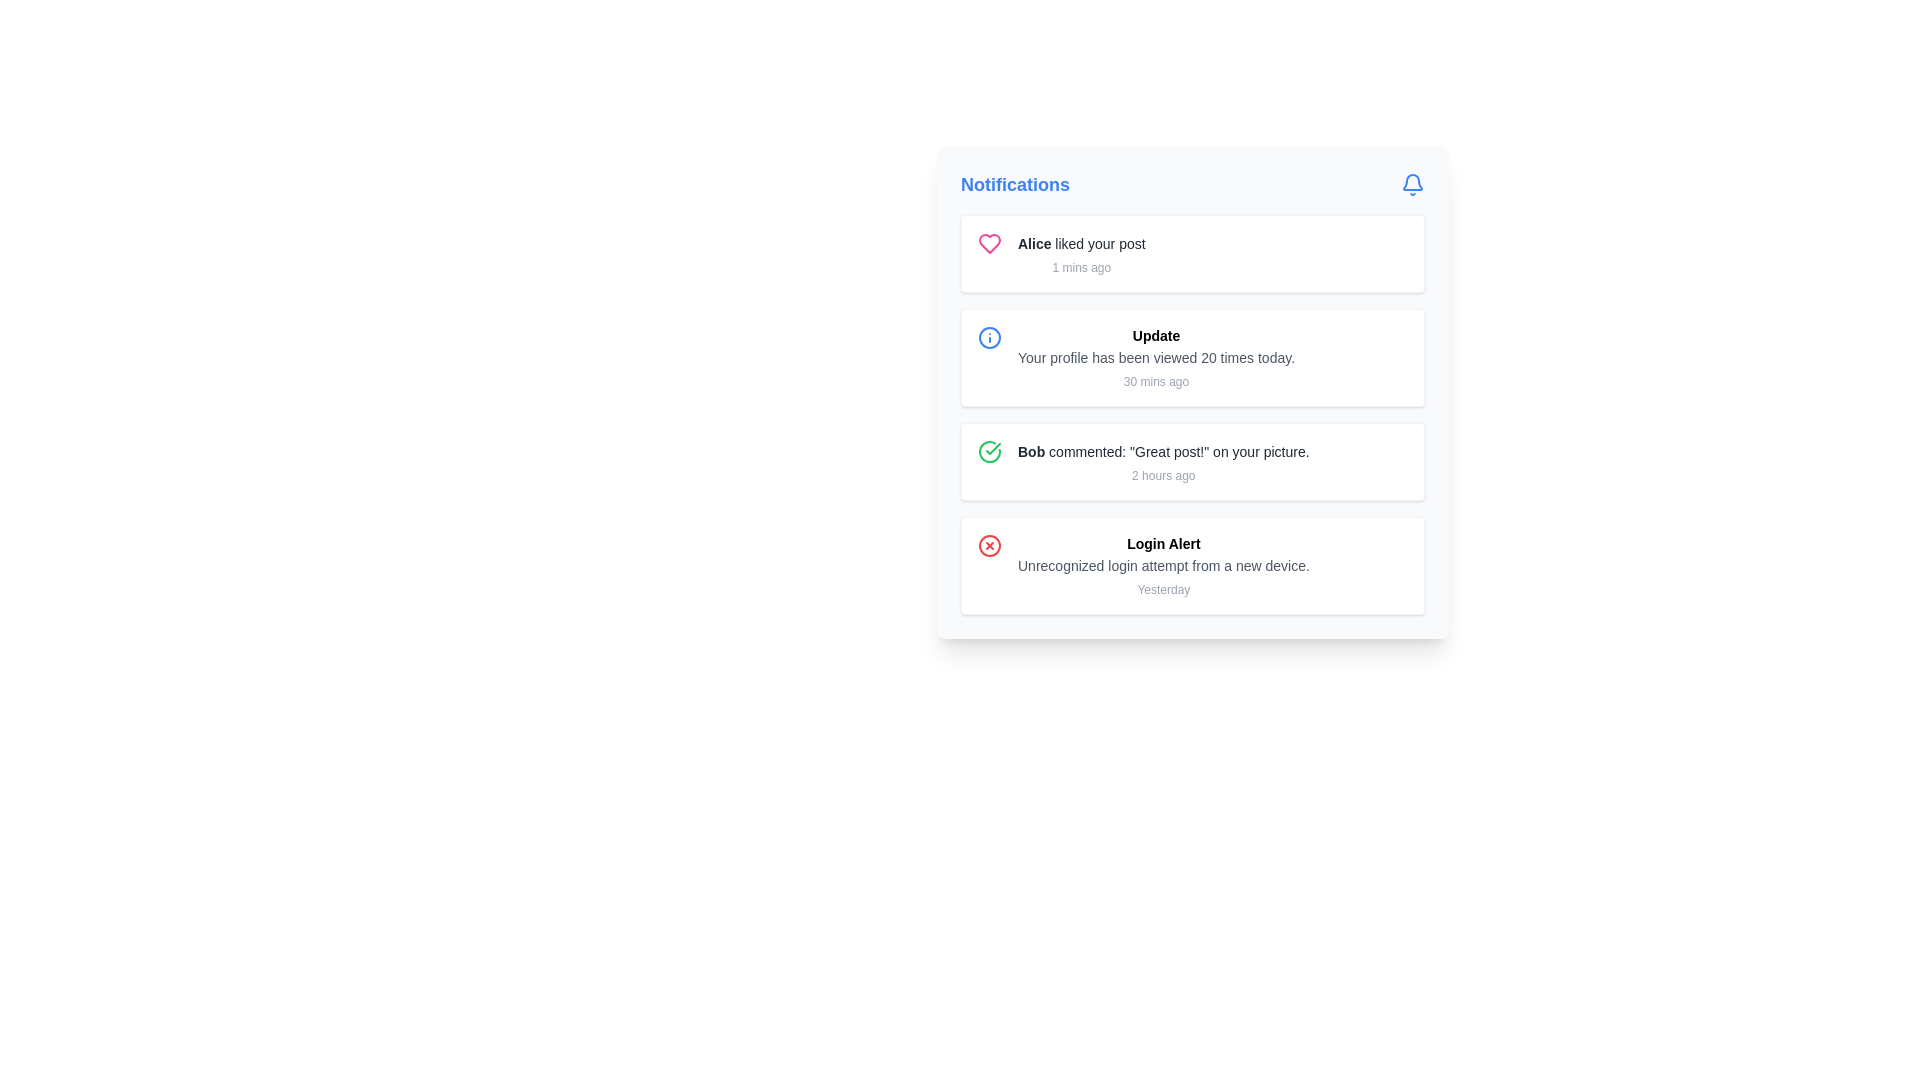 The width and height of the screenshot is (1920, 1080). Describe the element at coordinates (989, 242) in the screenshot. I see `the 'like' icon within the notification card that indicates 'Alice liked your post'` at that location.